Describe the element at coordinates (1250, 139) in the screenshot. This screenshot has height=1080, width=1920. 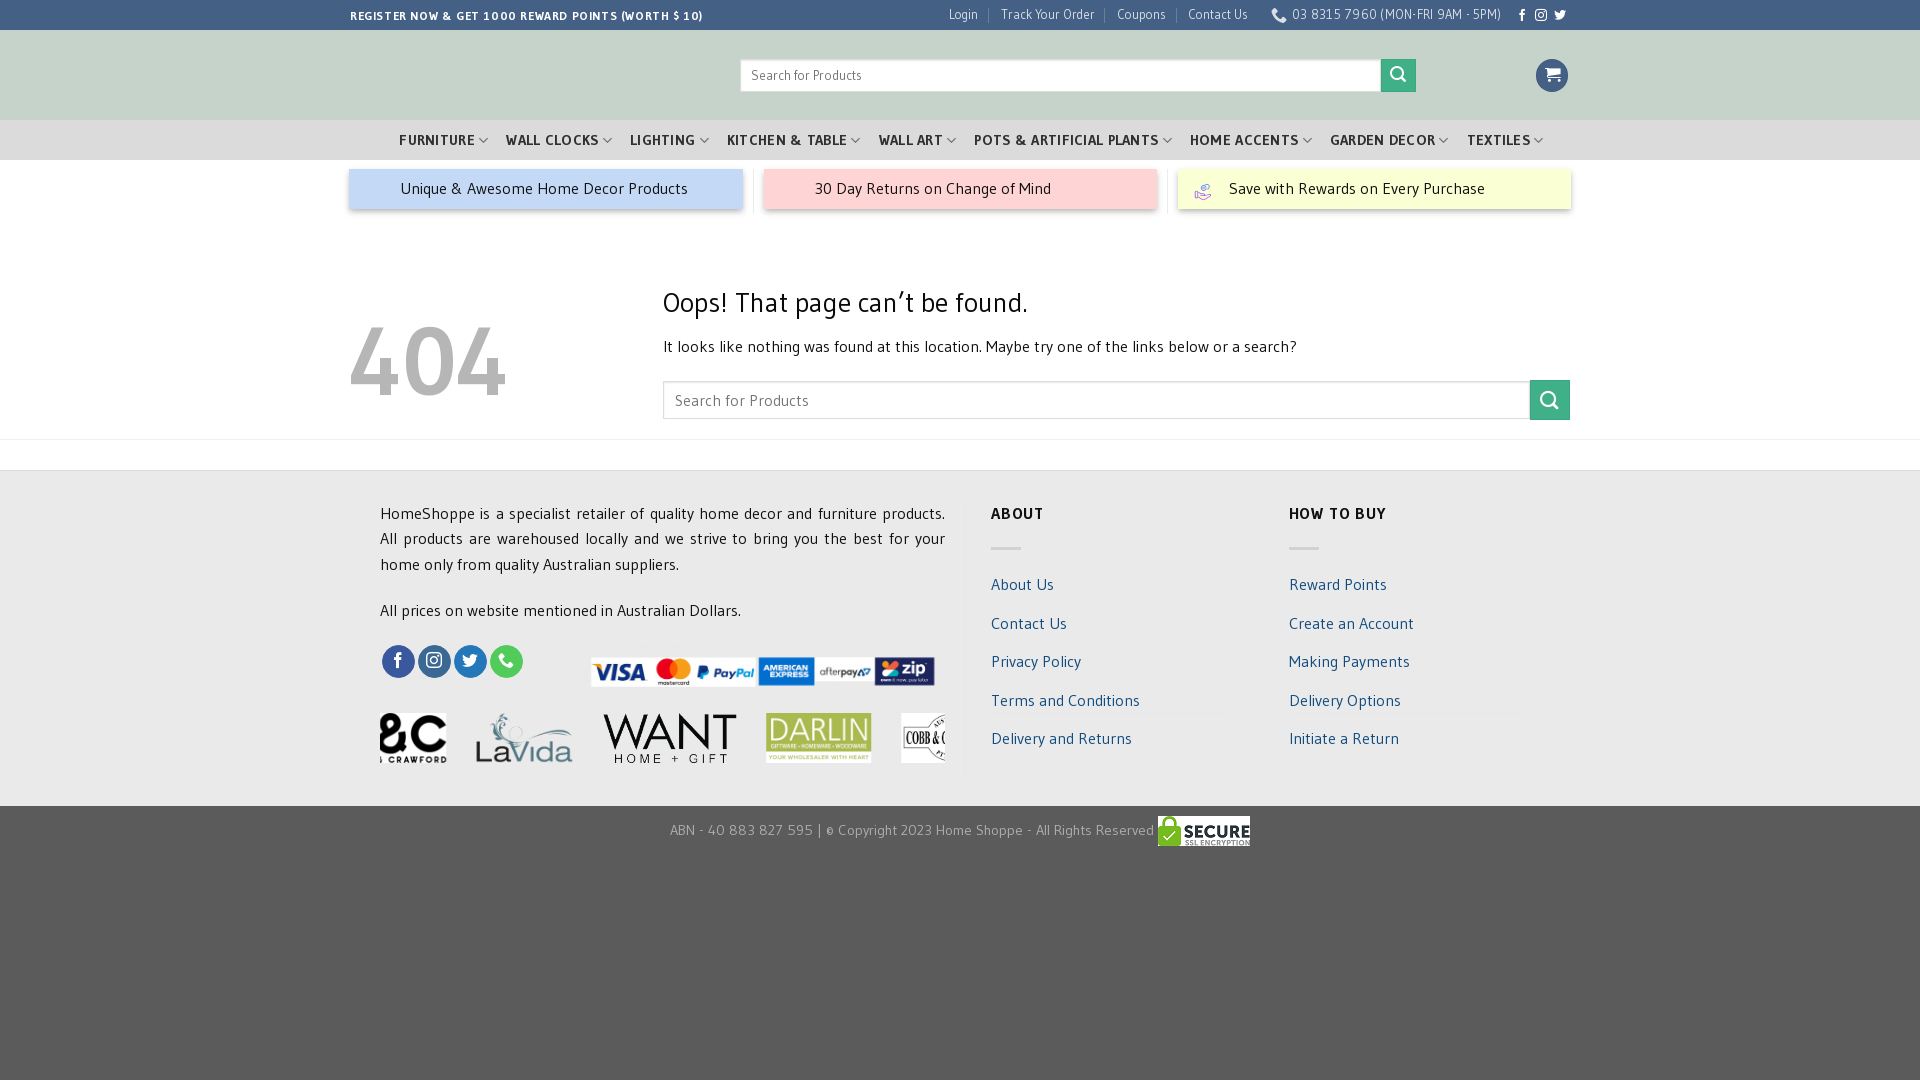
I see `'HOME ACCENTS'` at that location.